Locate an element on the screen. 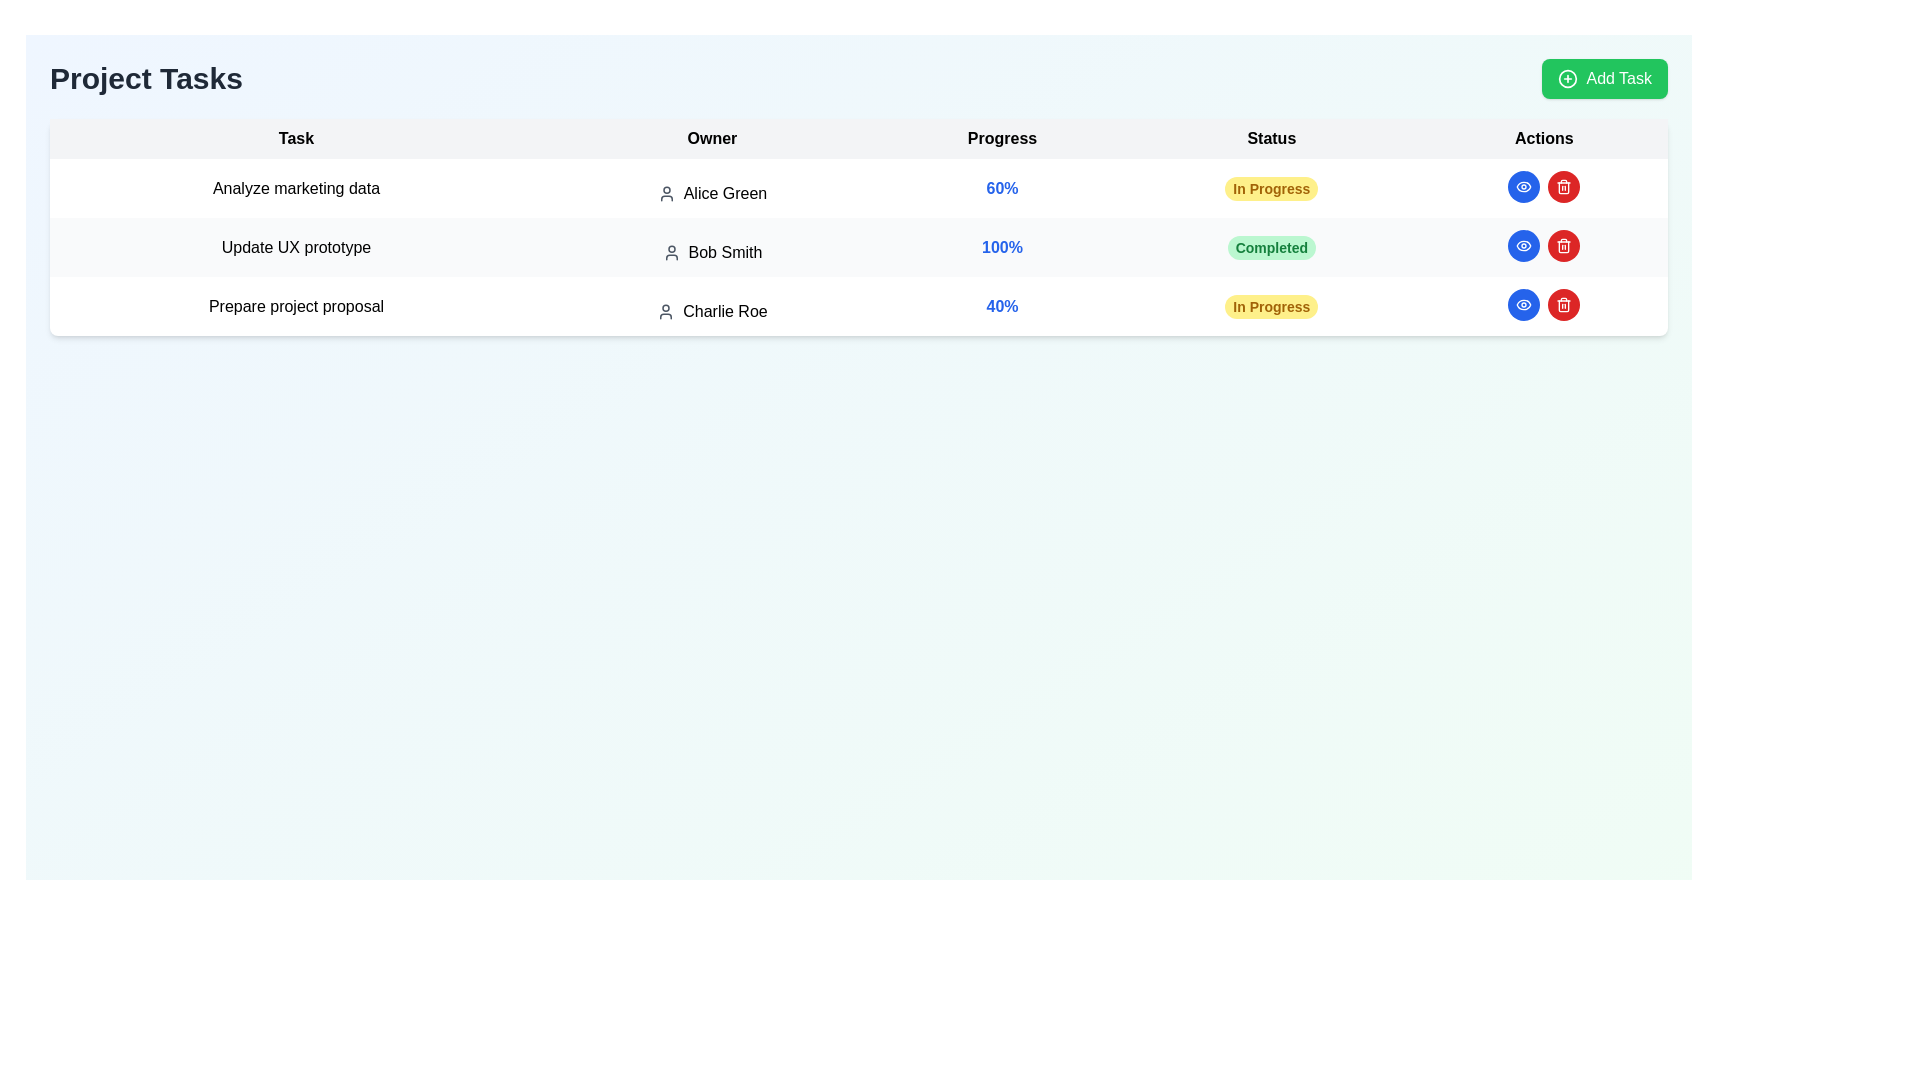 Image resolution: width=1920 pixels, height=1080 pixels. the 'view' button located in the 'Actions' column of the second row in the task management table is located at coordinates (1522, 245).